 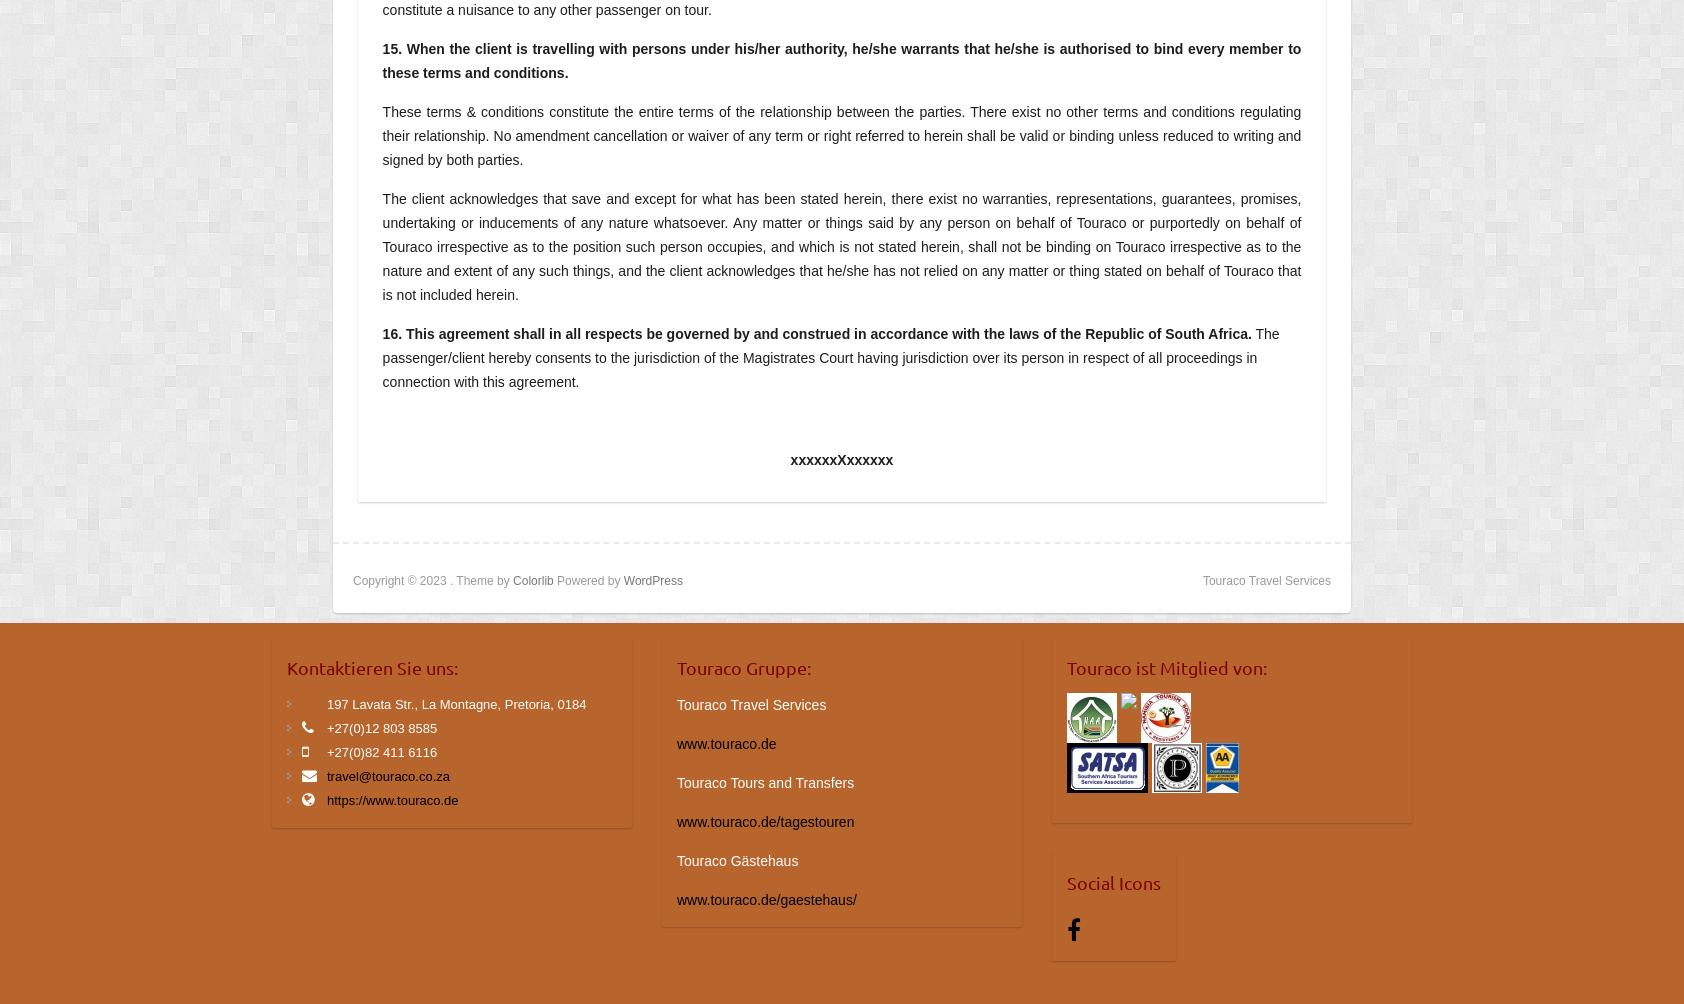 I want to click on 'Colorlib', so click(x=531, y=580).